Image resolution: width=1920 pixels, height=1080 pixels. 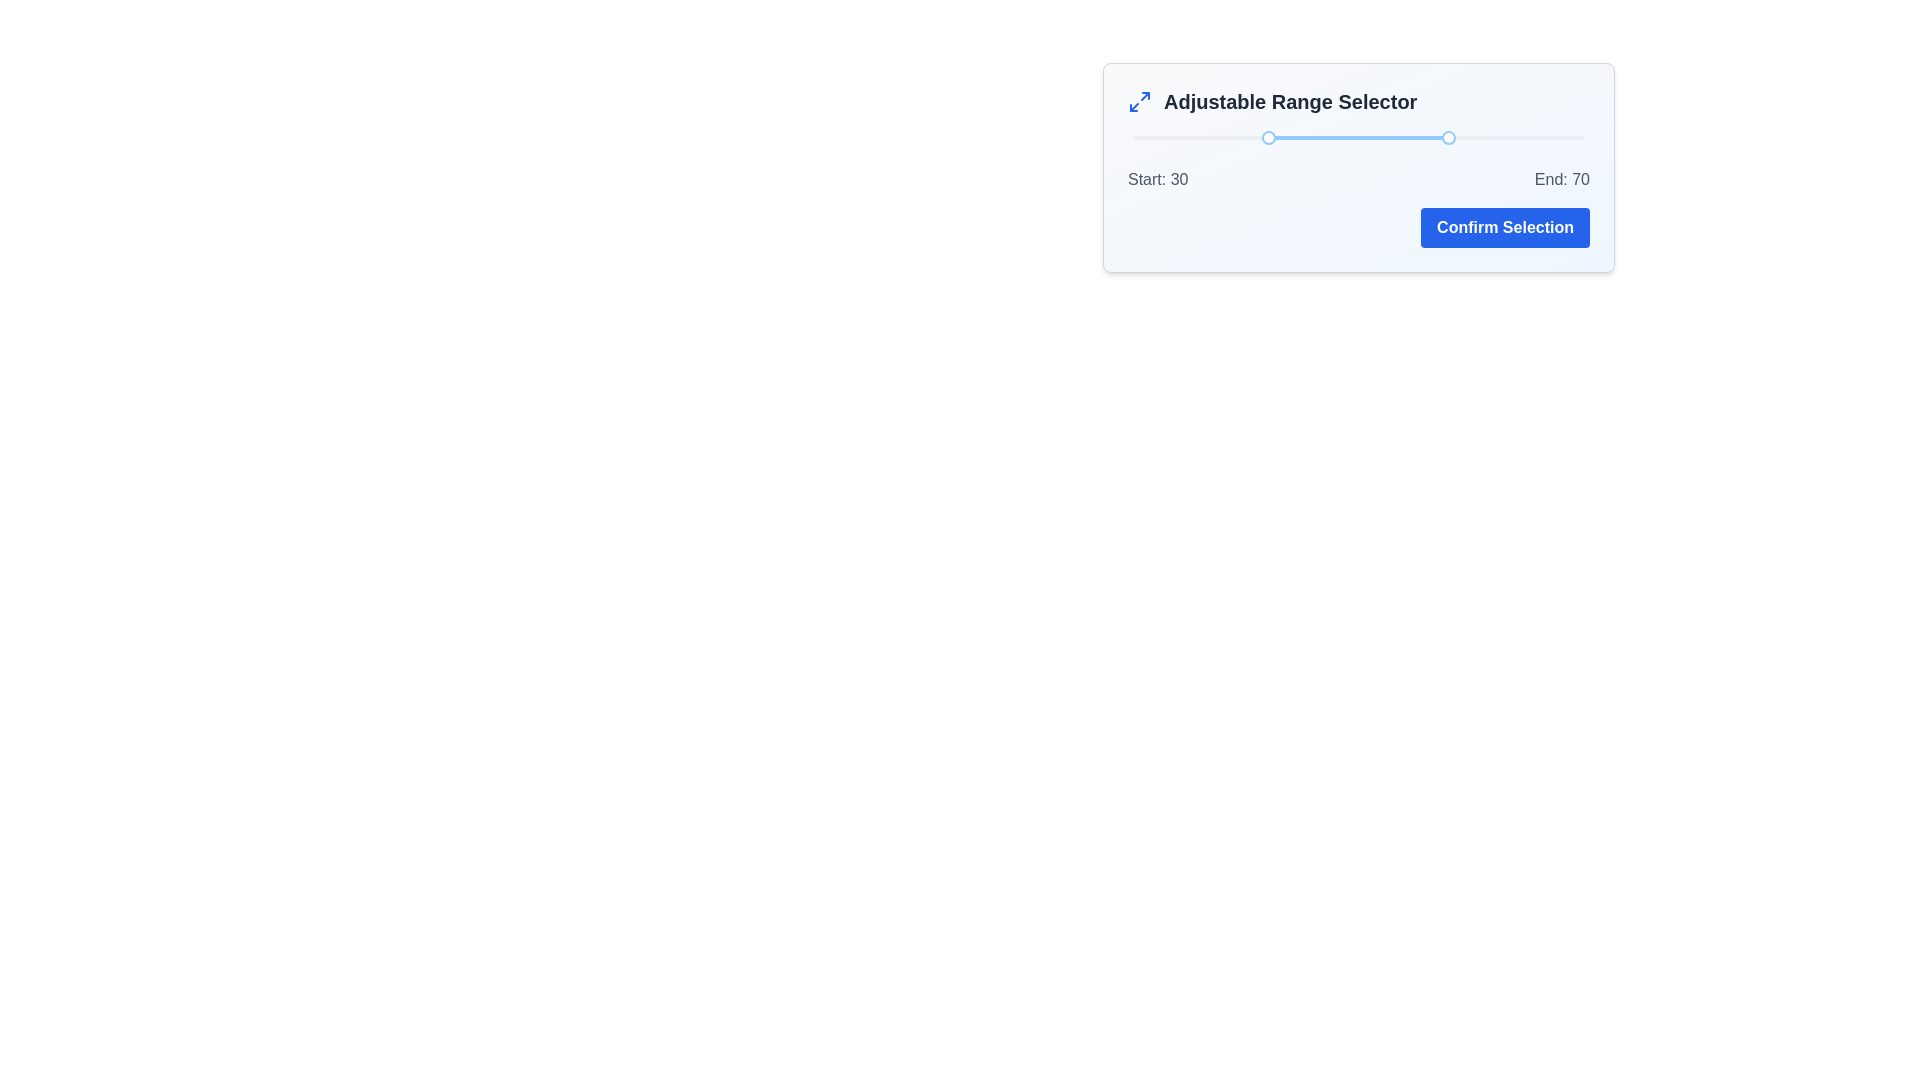 I want to click on the slider, so click(x=1398, y=137).